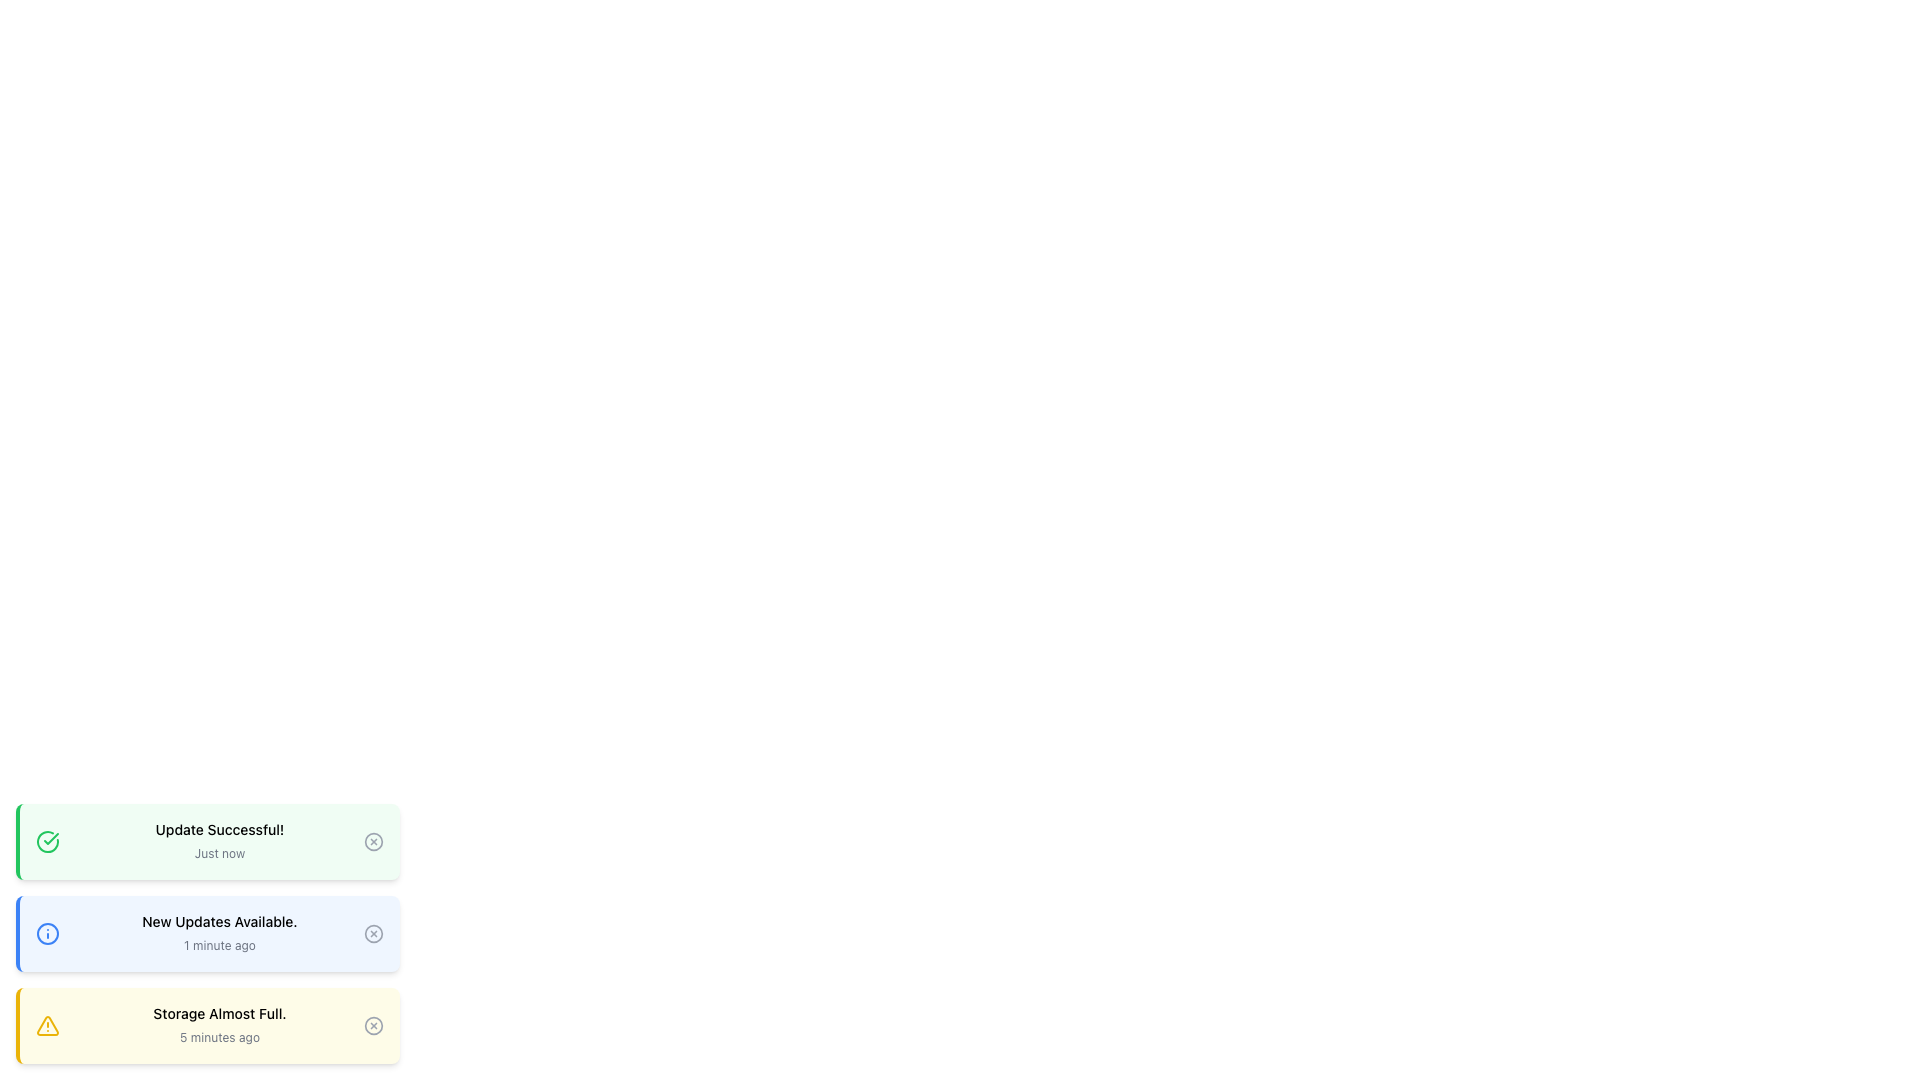 Image resolution: width=1920 pixels, height=1080 pixels. What do you see at coordinates (220, 945) in the screenshot?
I see `the text label that reads '1 minute ago', which is styled in light gray and positioned below the title 'New Updates Available.'` at bounding box center [220, 945].